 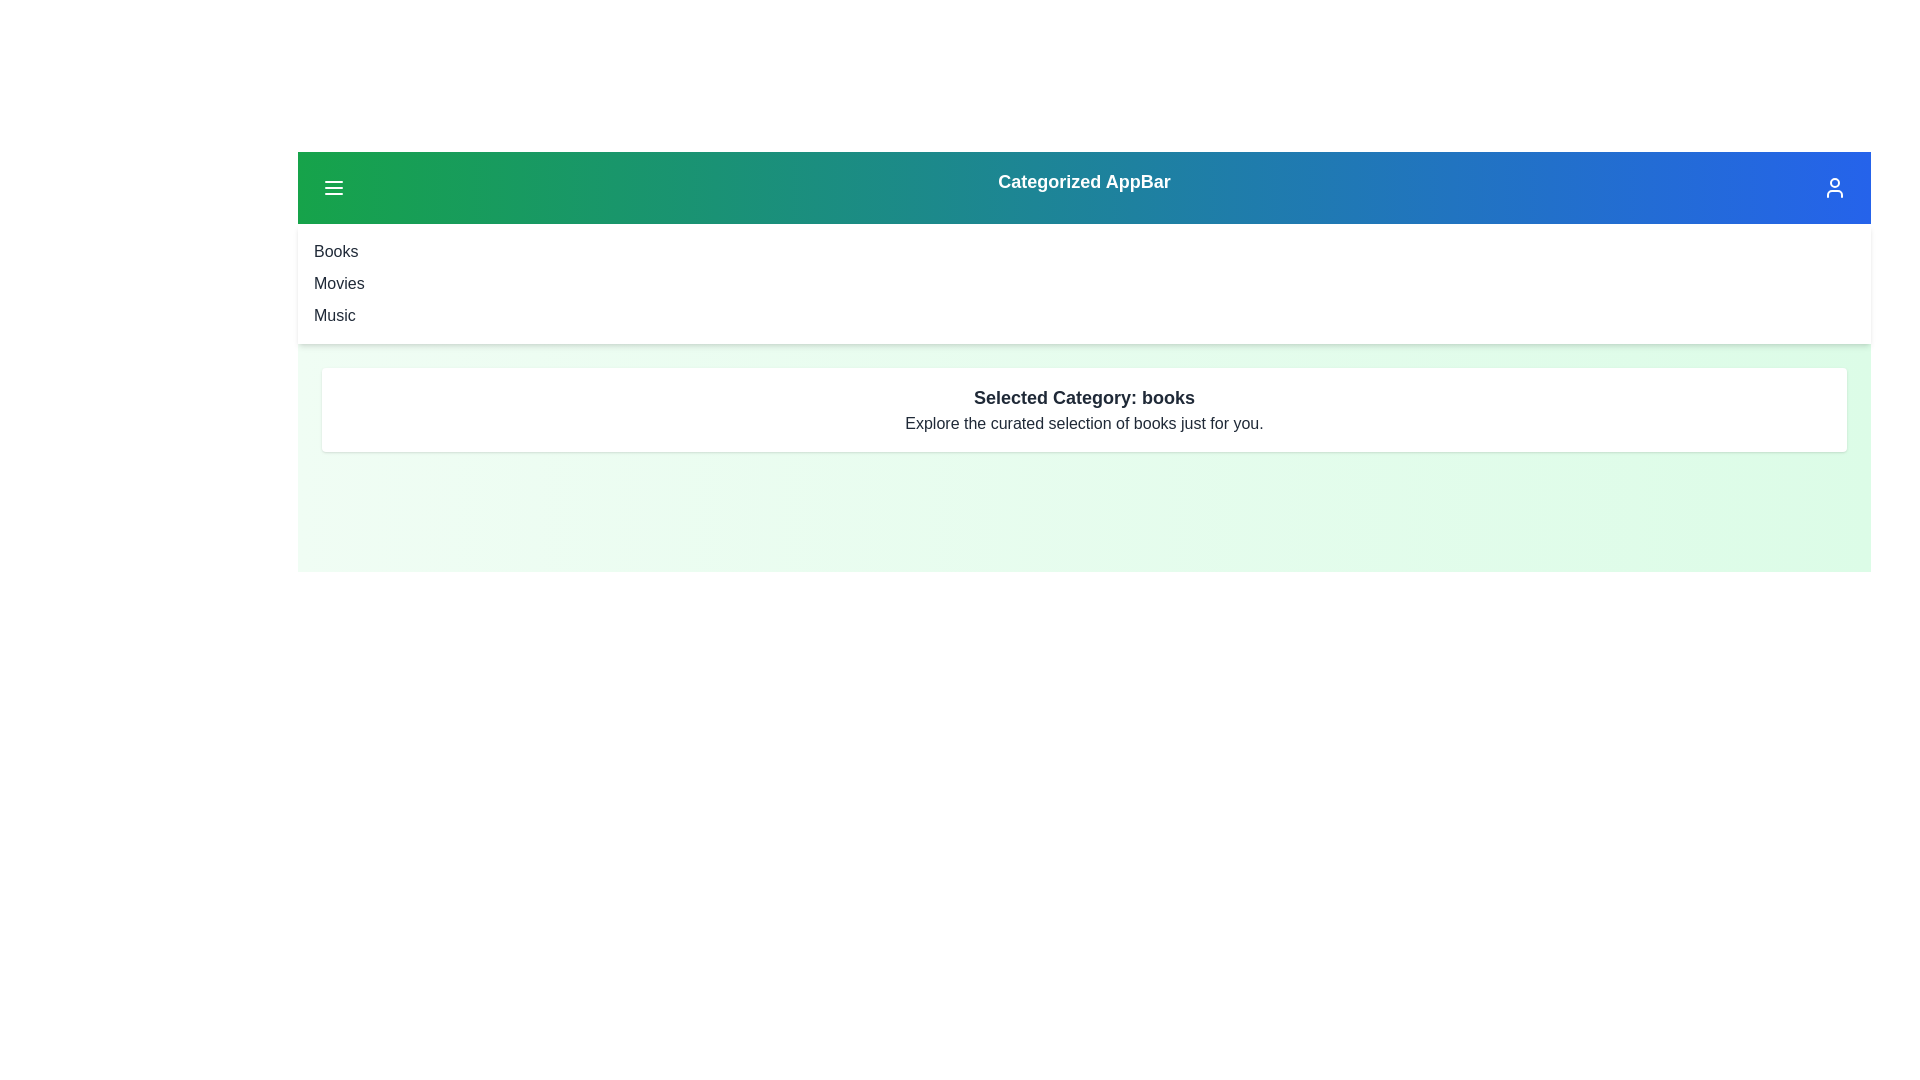 I want to click on the menu button to toggle the menu visibility, so click(x=334, y=188).